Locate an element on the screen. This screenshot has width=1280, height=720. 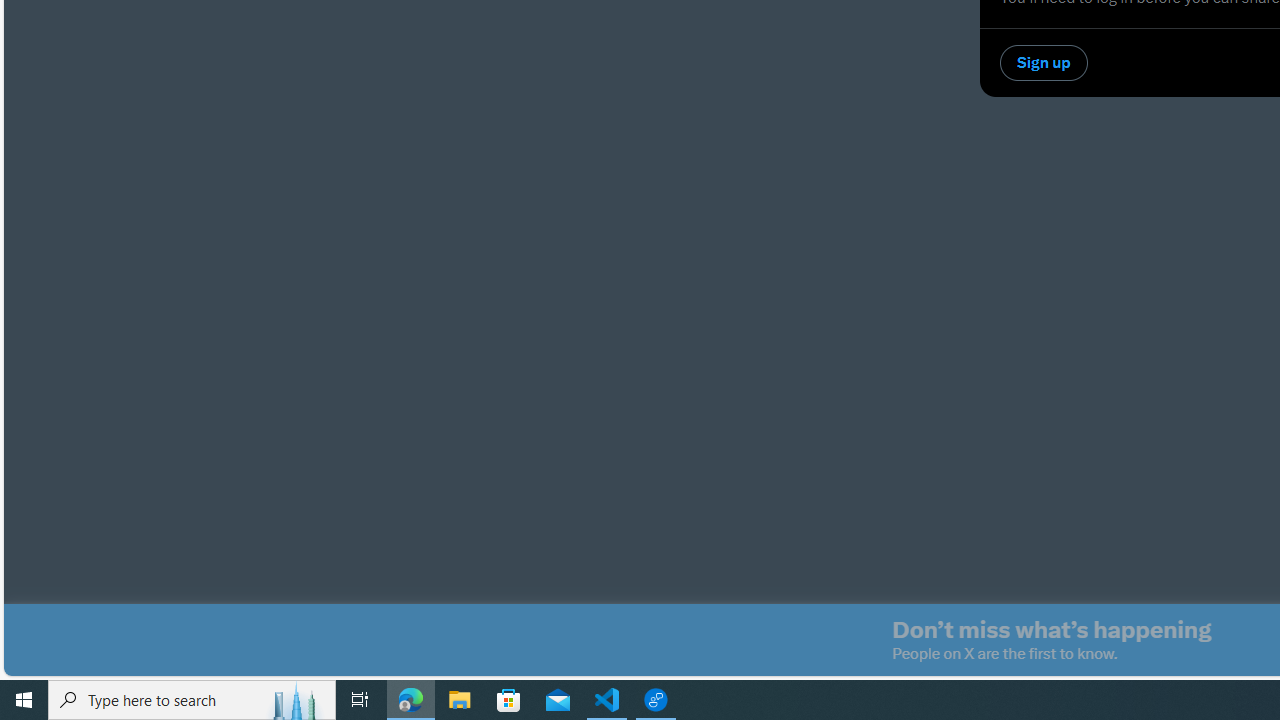
'Start' is located at coordinates (24, 698).